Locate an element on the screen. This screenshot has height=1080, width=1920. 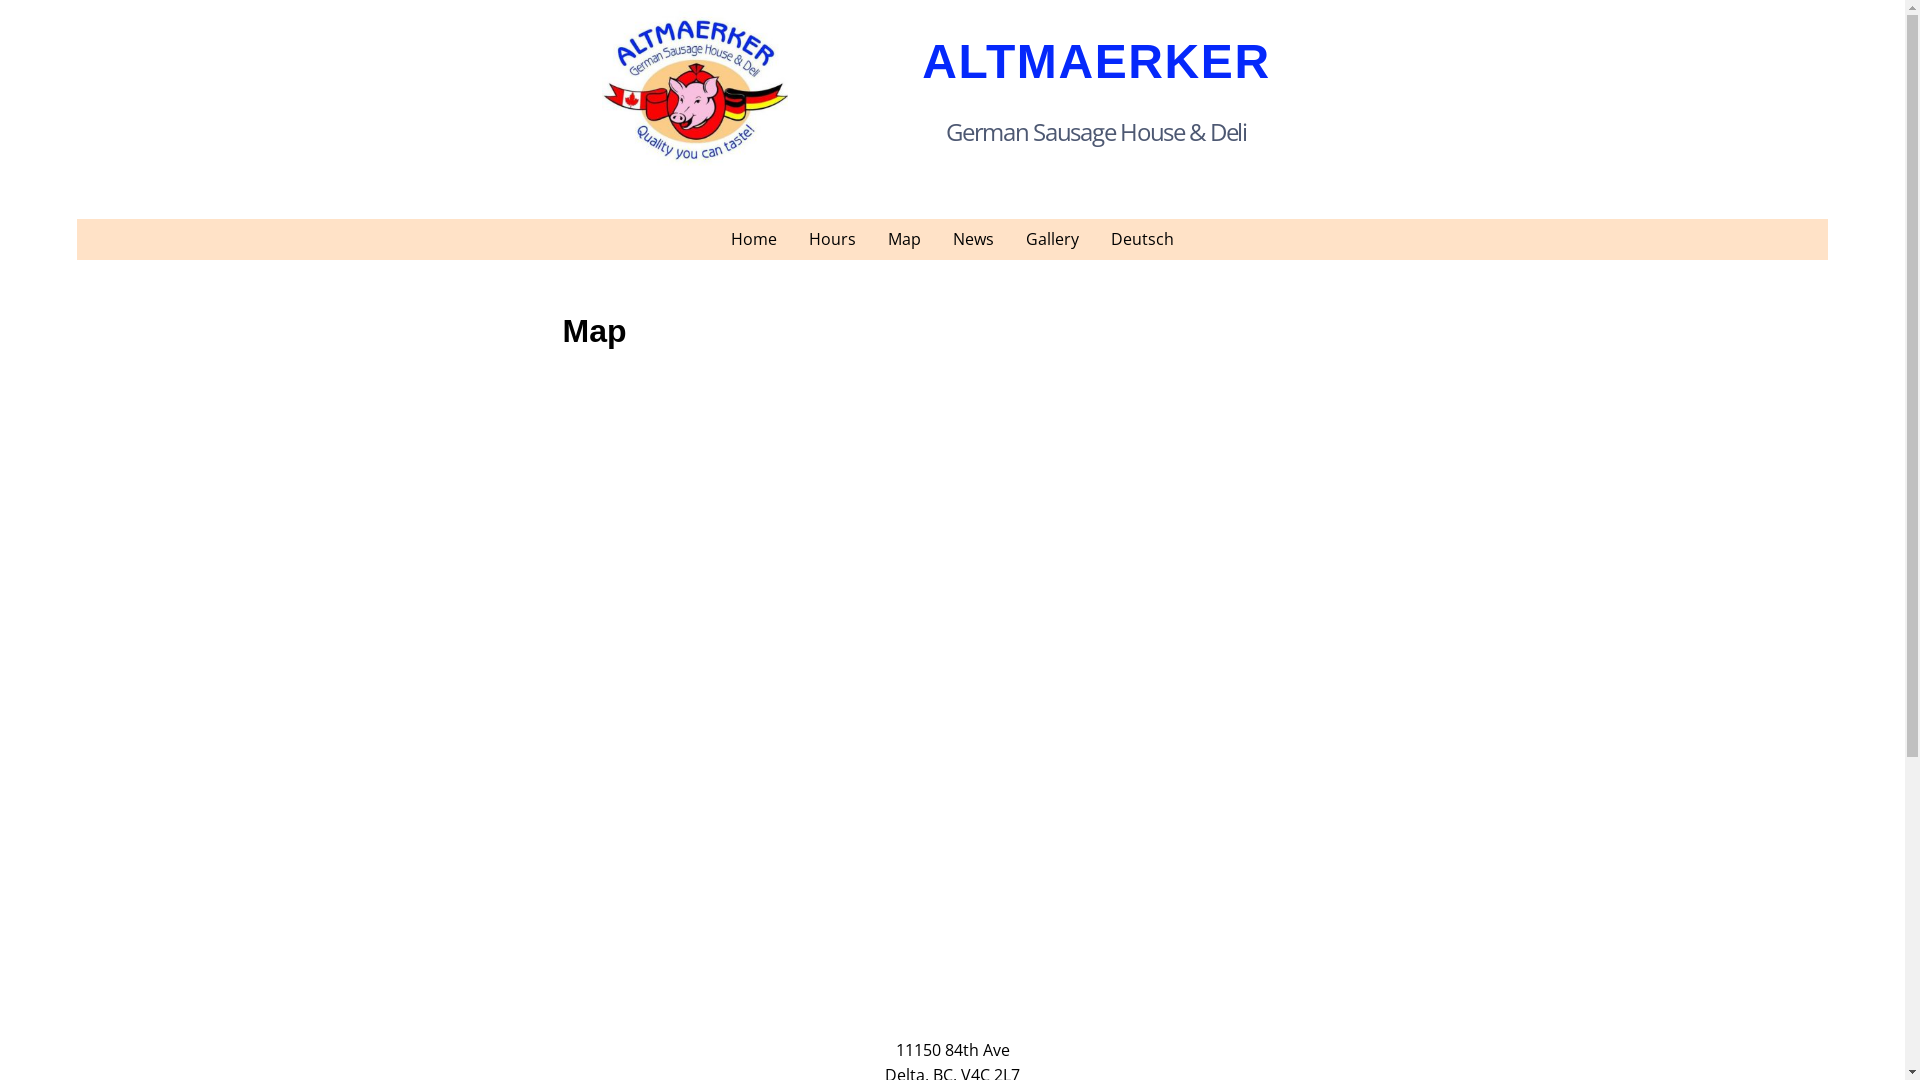
'Map' is located at coordinates (872, 238).